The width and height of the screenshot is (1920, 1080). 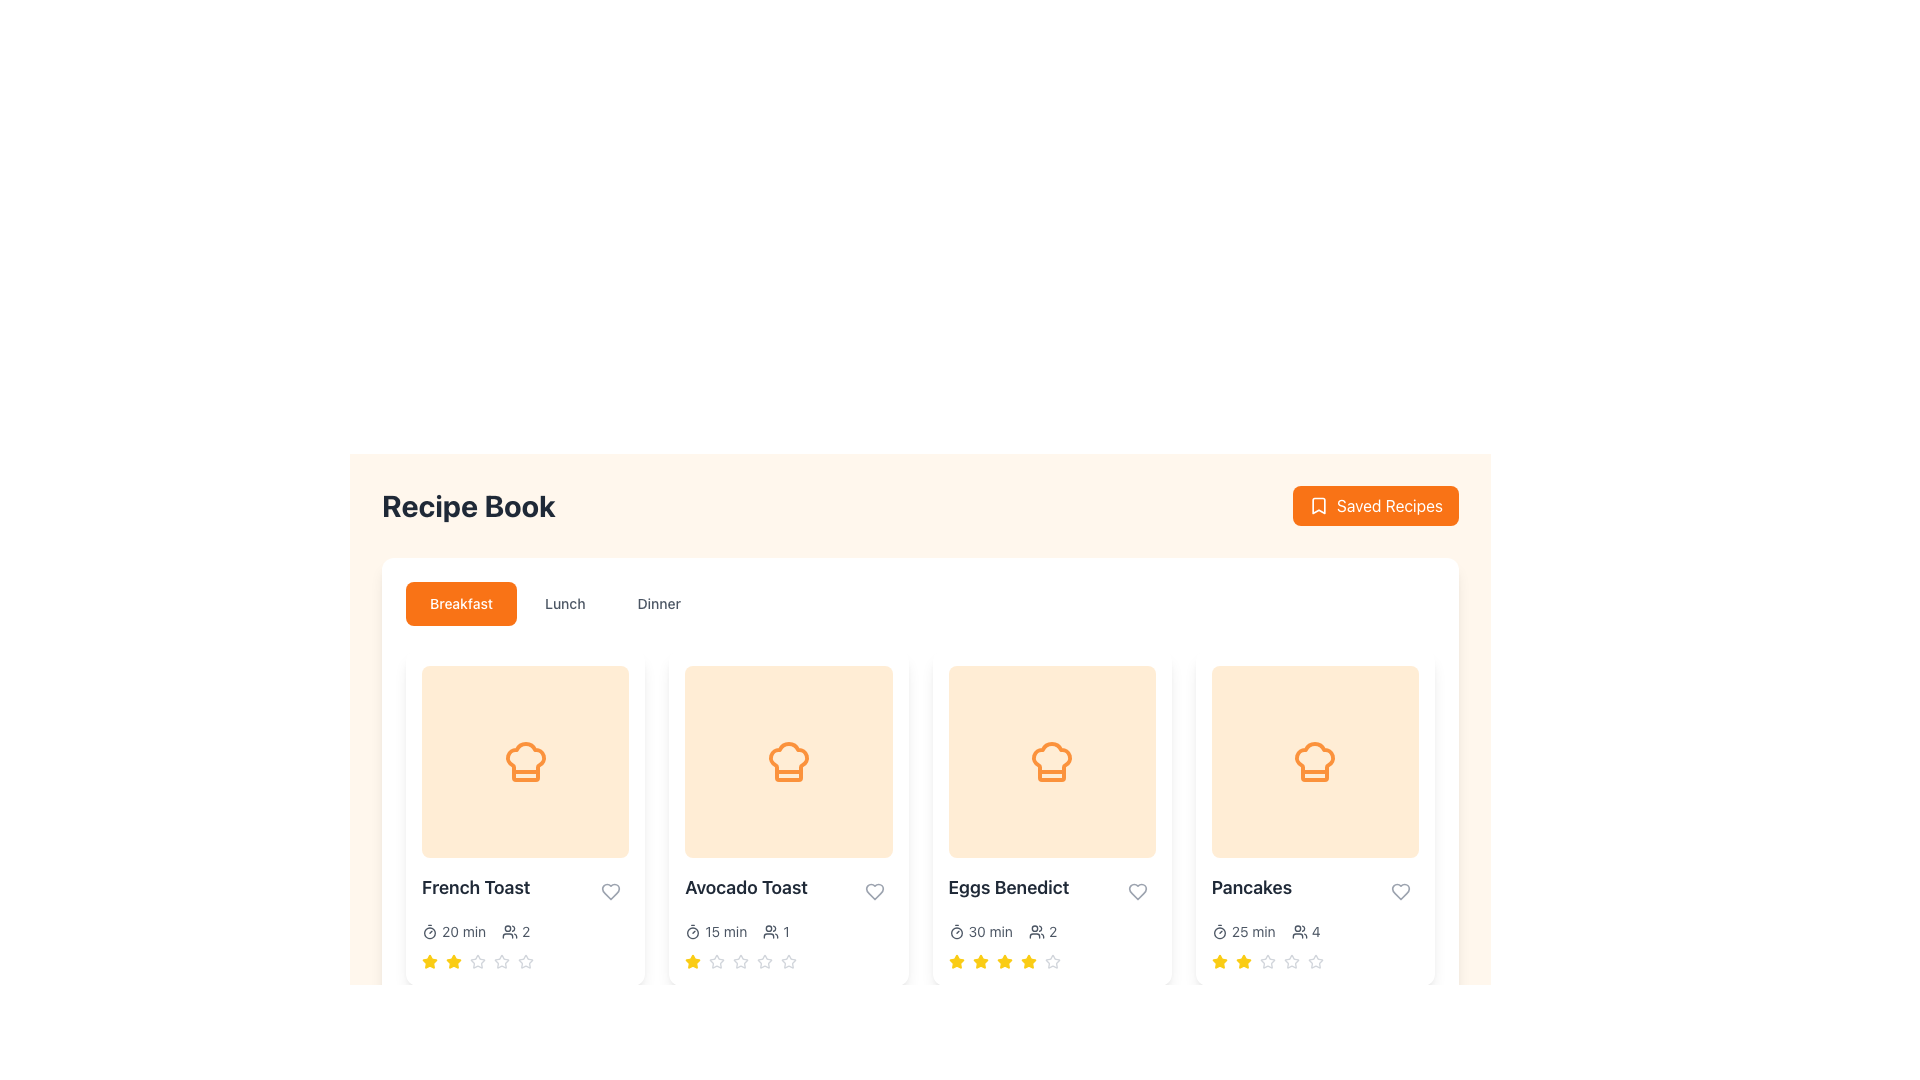 What do you see at coordinates (564, 603) in the screenshot?
I see `the 'Lunch' button, which is a light gray inactive button with rounded corners positioned in the middle of a horizontal menu under the 'Recipe Book' heading` at bounding box center [564, 603].